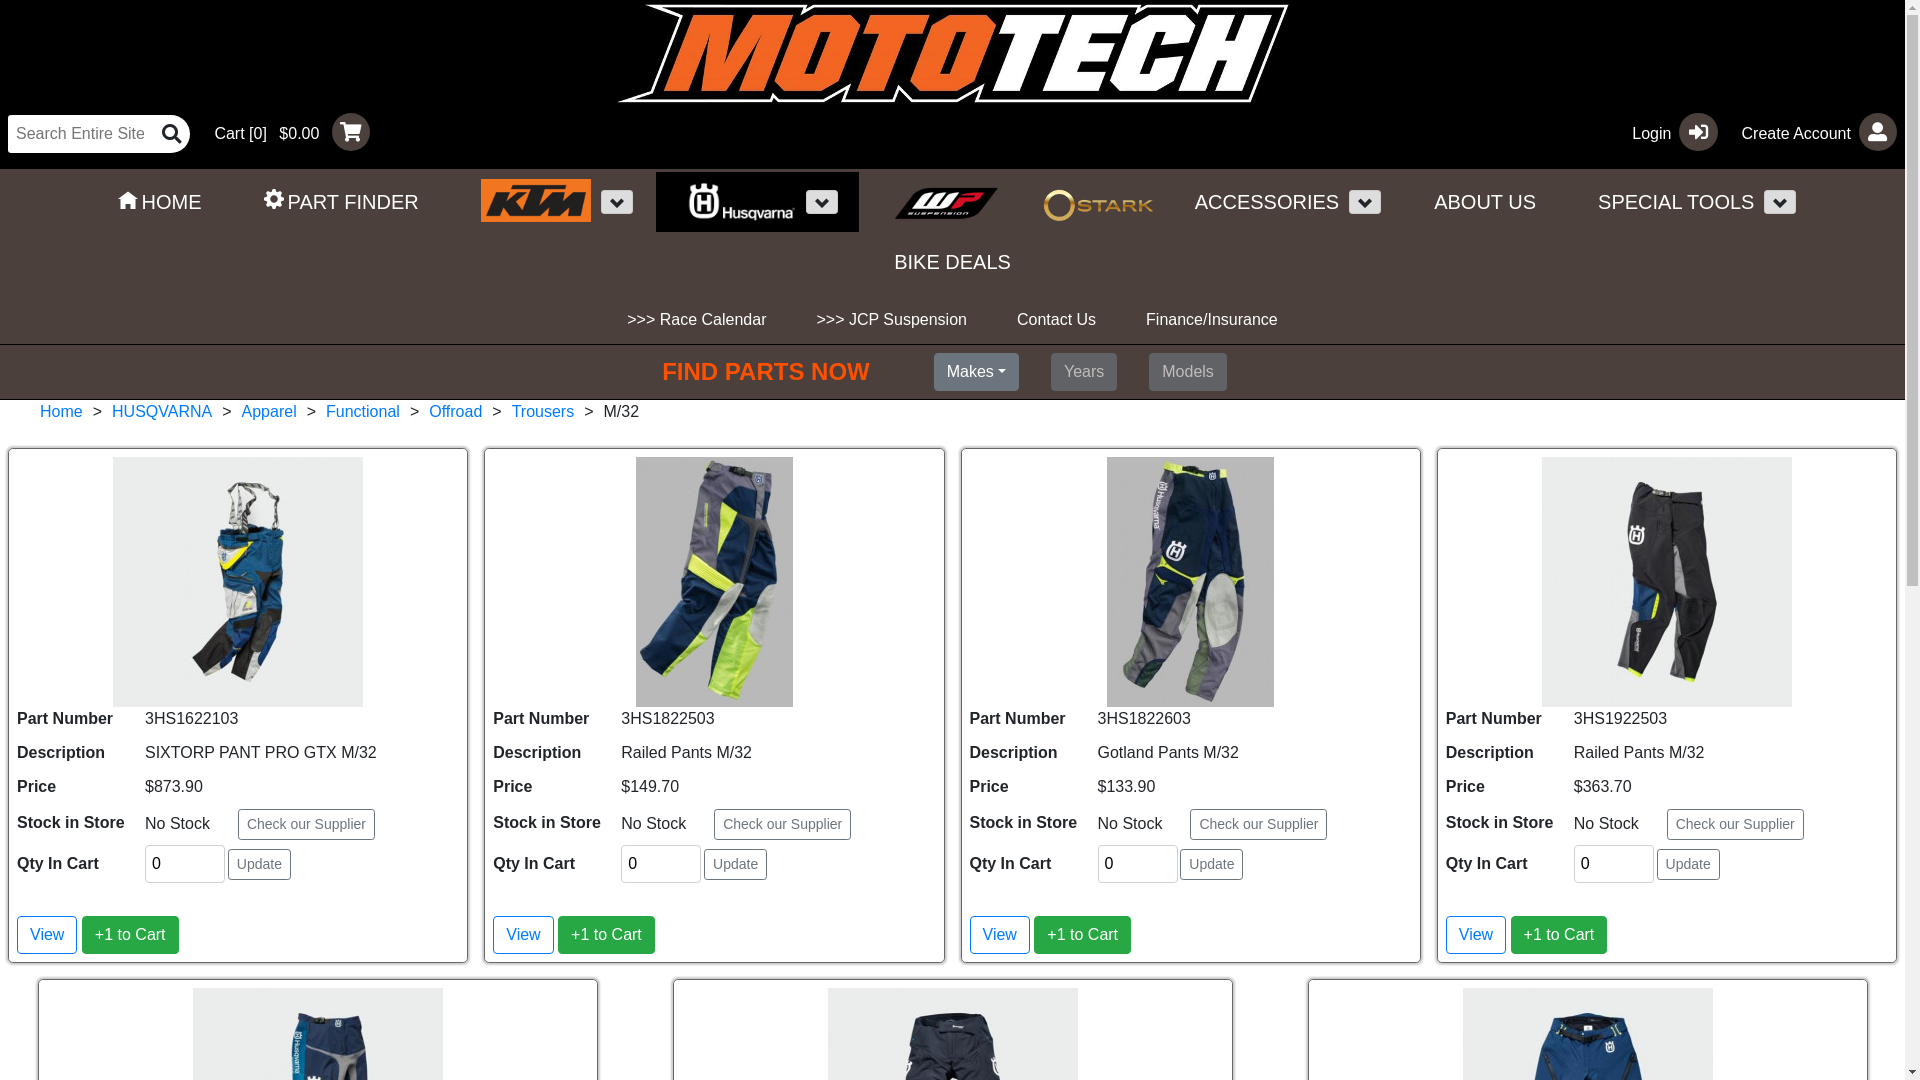 This screenshot has width=1920, height=1080. What do you see at coordinates (1256, 201) in the screenshot?
I see `'ACCESSORIES'` at bounding box center [1256, 201].